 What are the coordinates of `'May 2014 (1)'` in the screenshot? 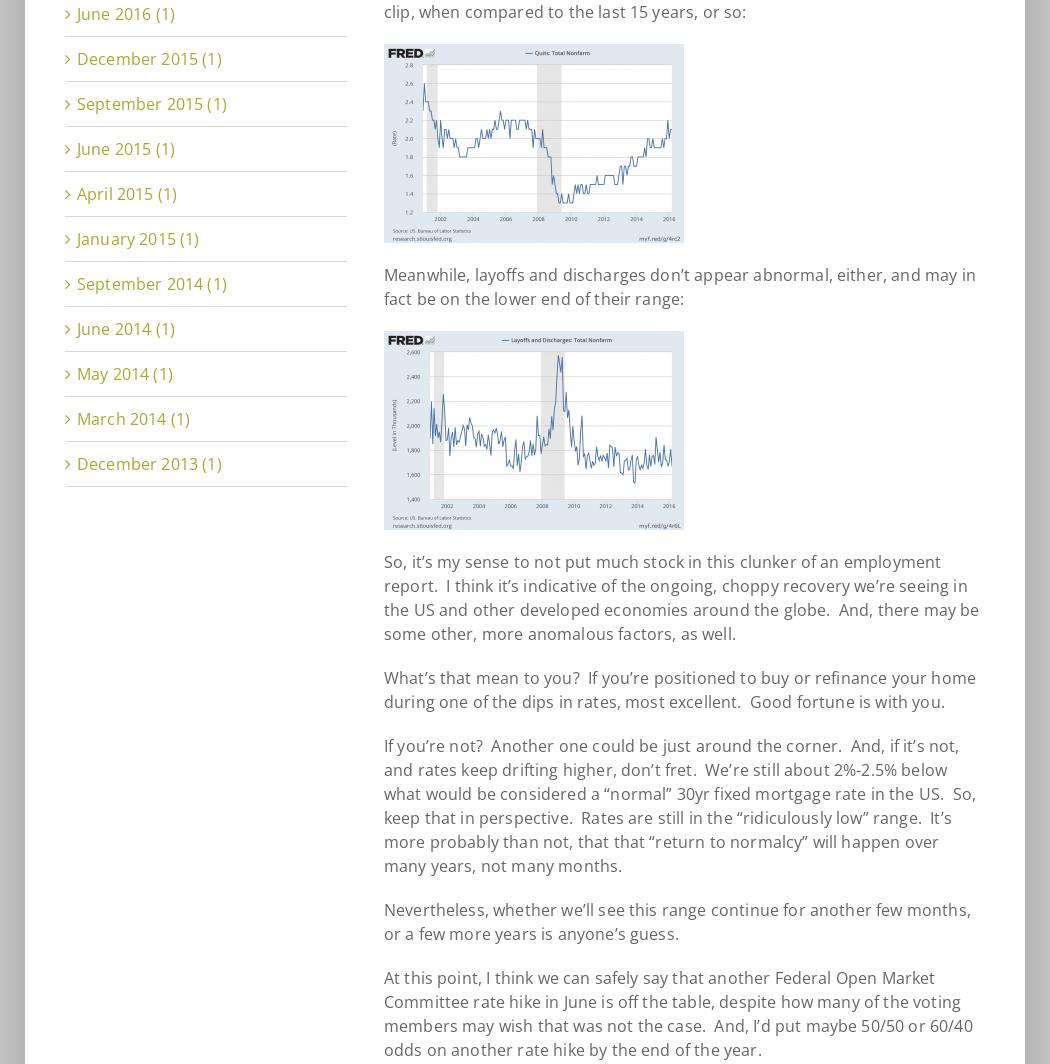 It's located at (123, 373).